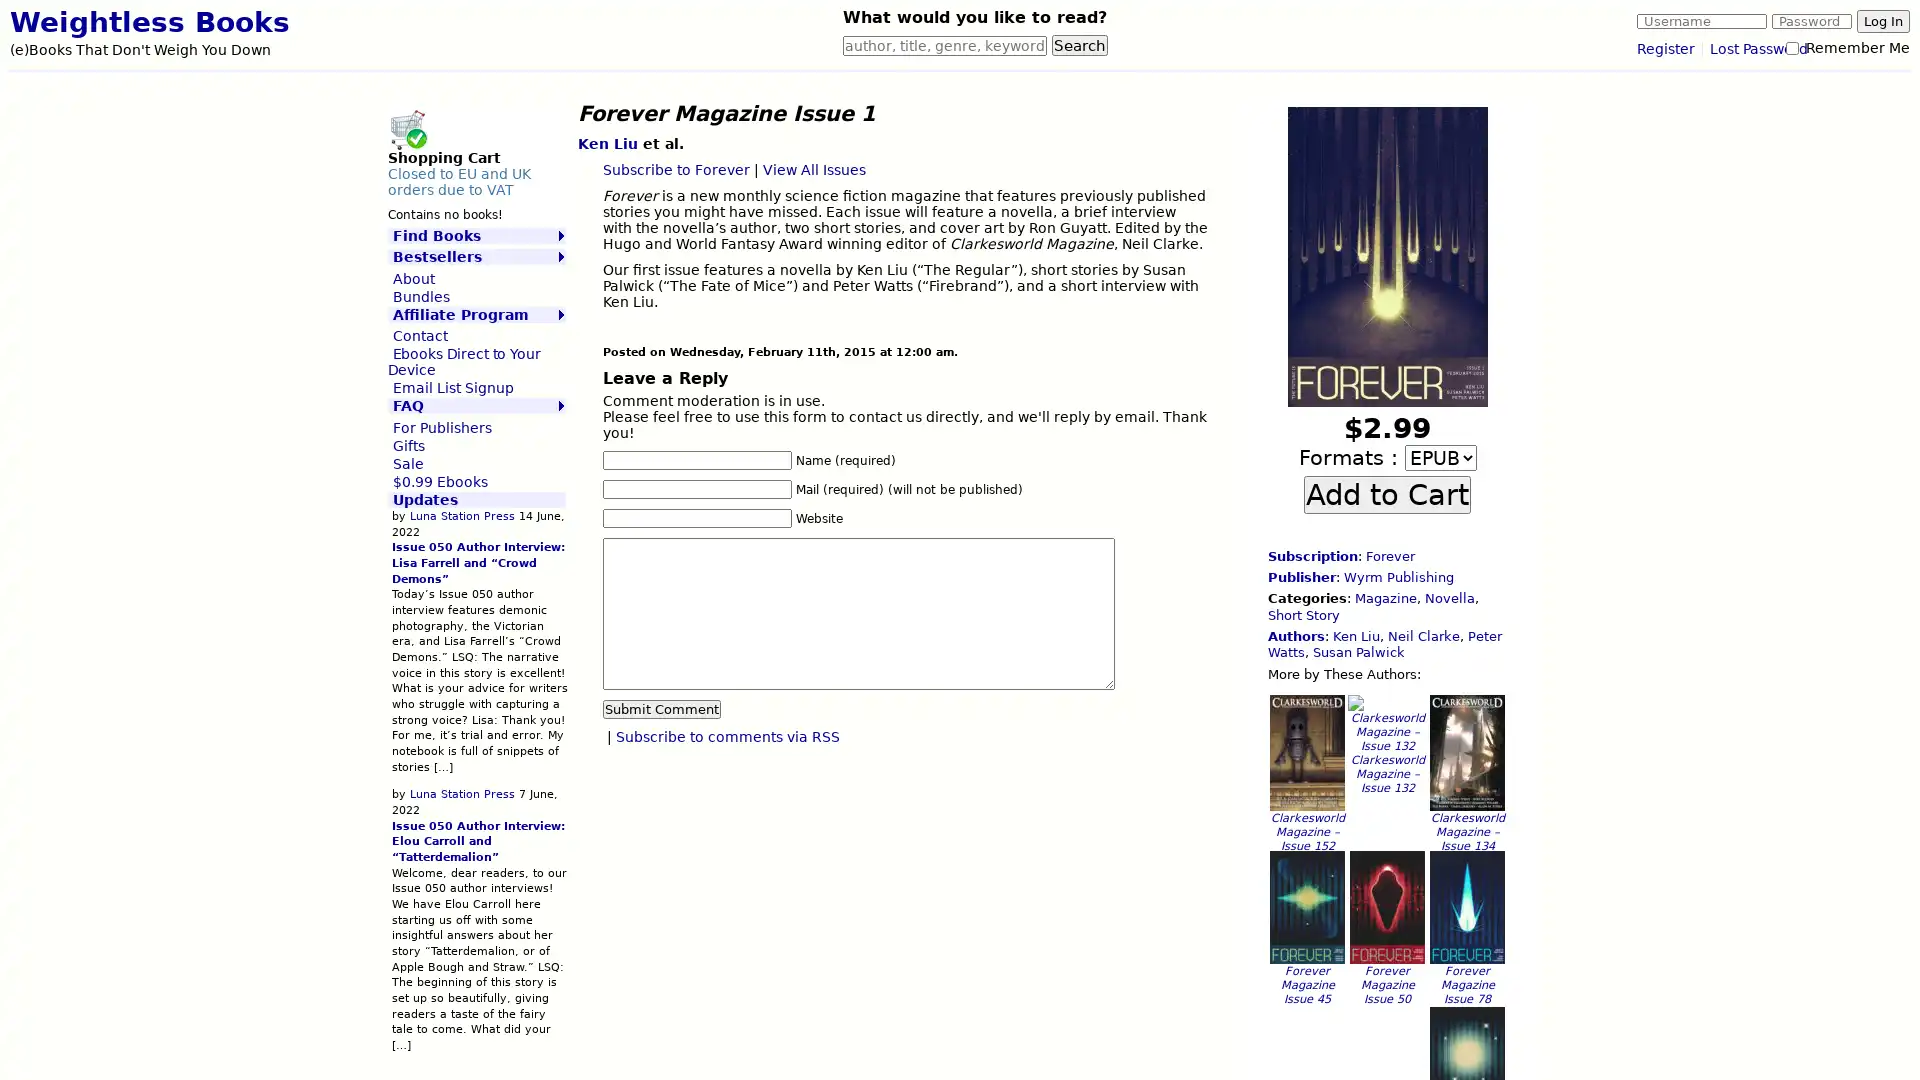 The image size is (1920, 1080). Describe the element at coordinates (1882, 21) in the screenshot. I see `Log In` at that location.